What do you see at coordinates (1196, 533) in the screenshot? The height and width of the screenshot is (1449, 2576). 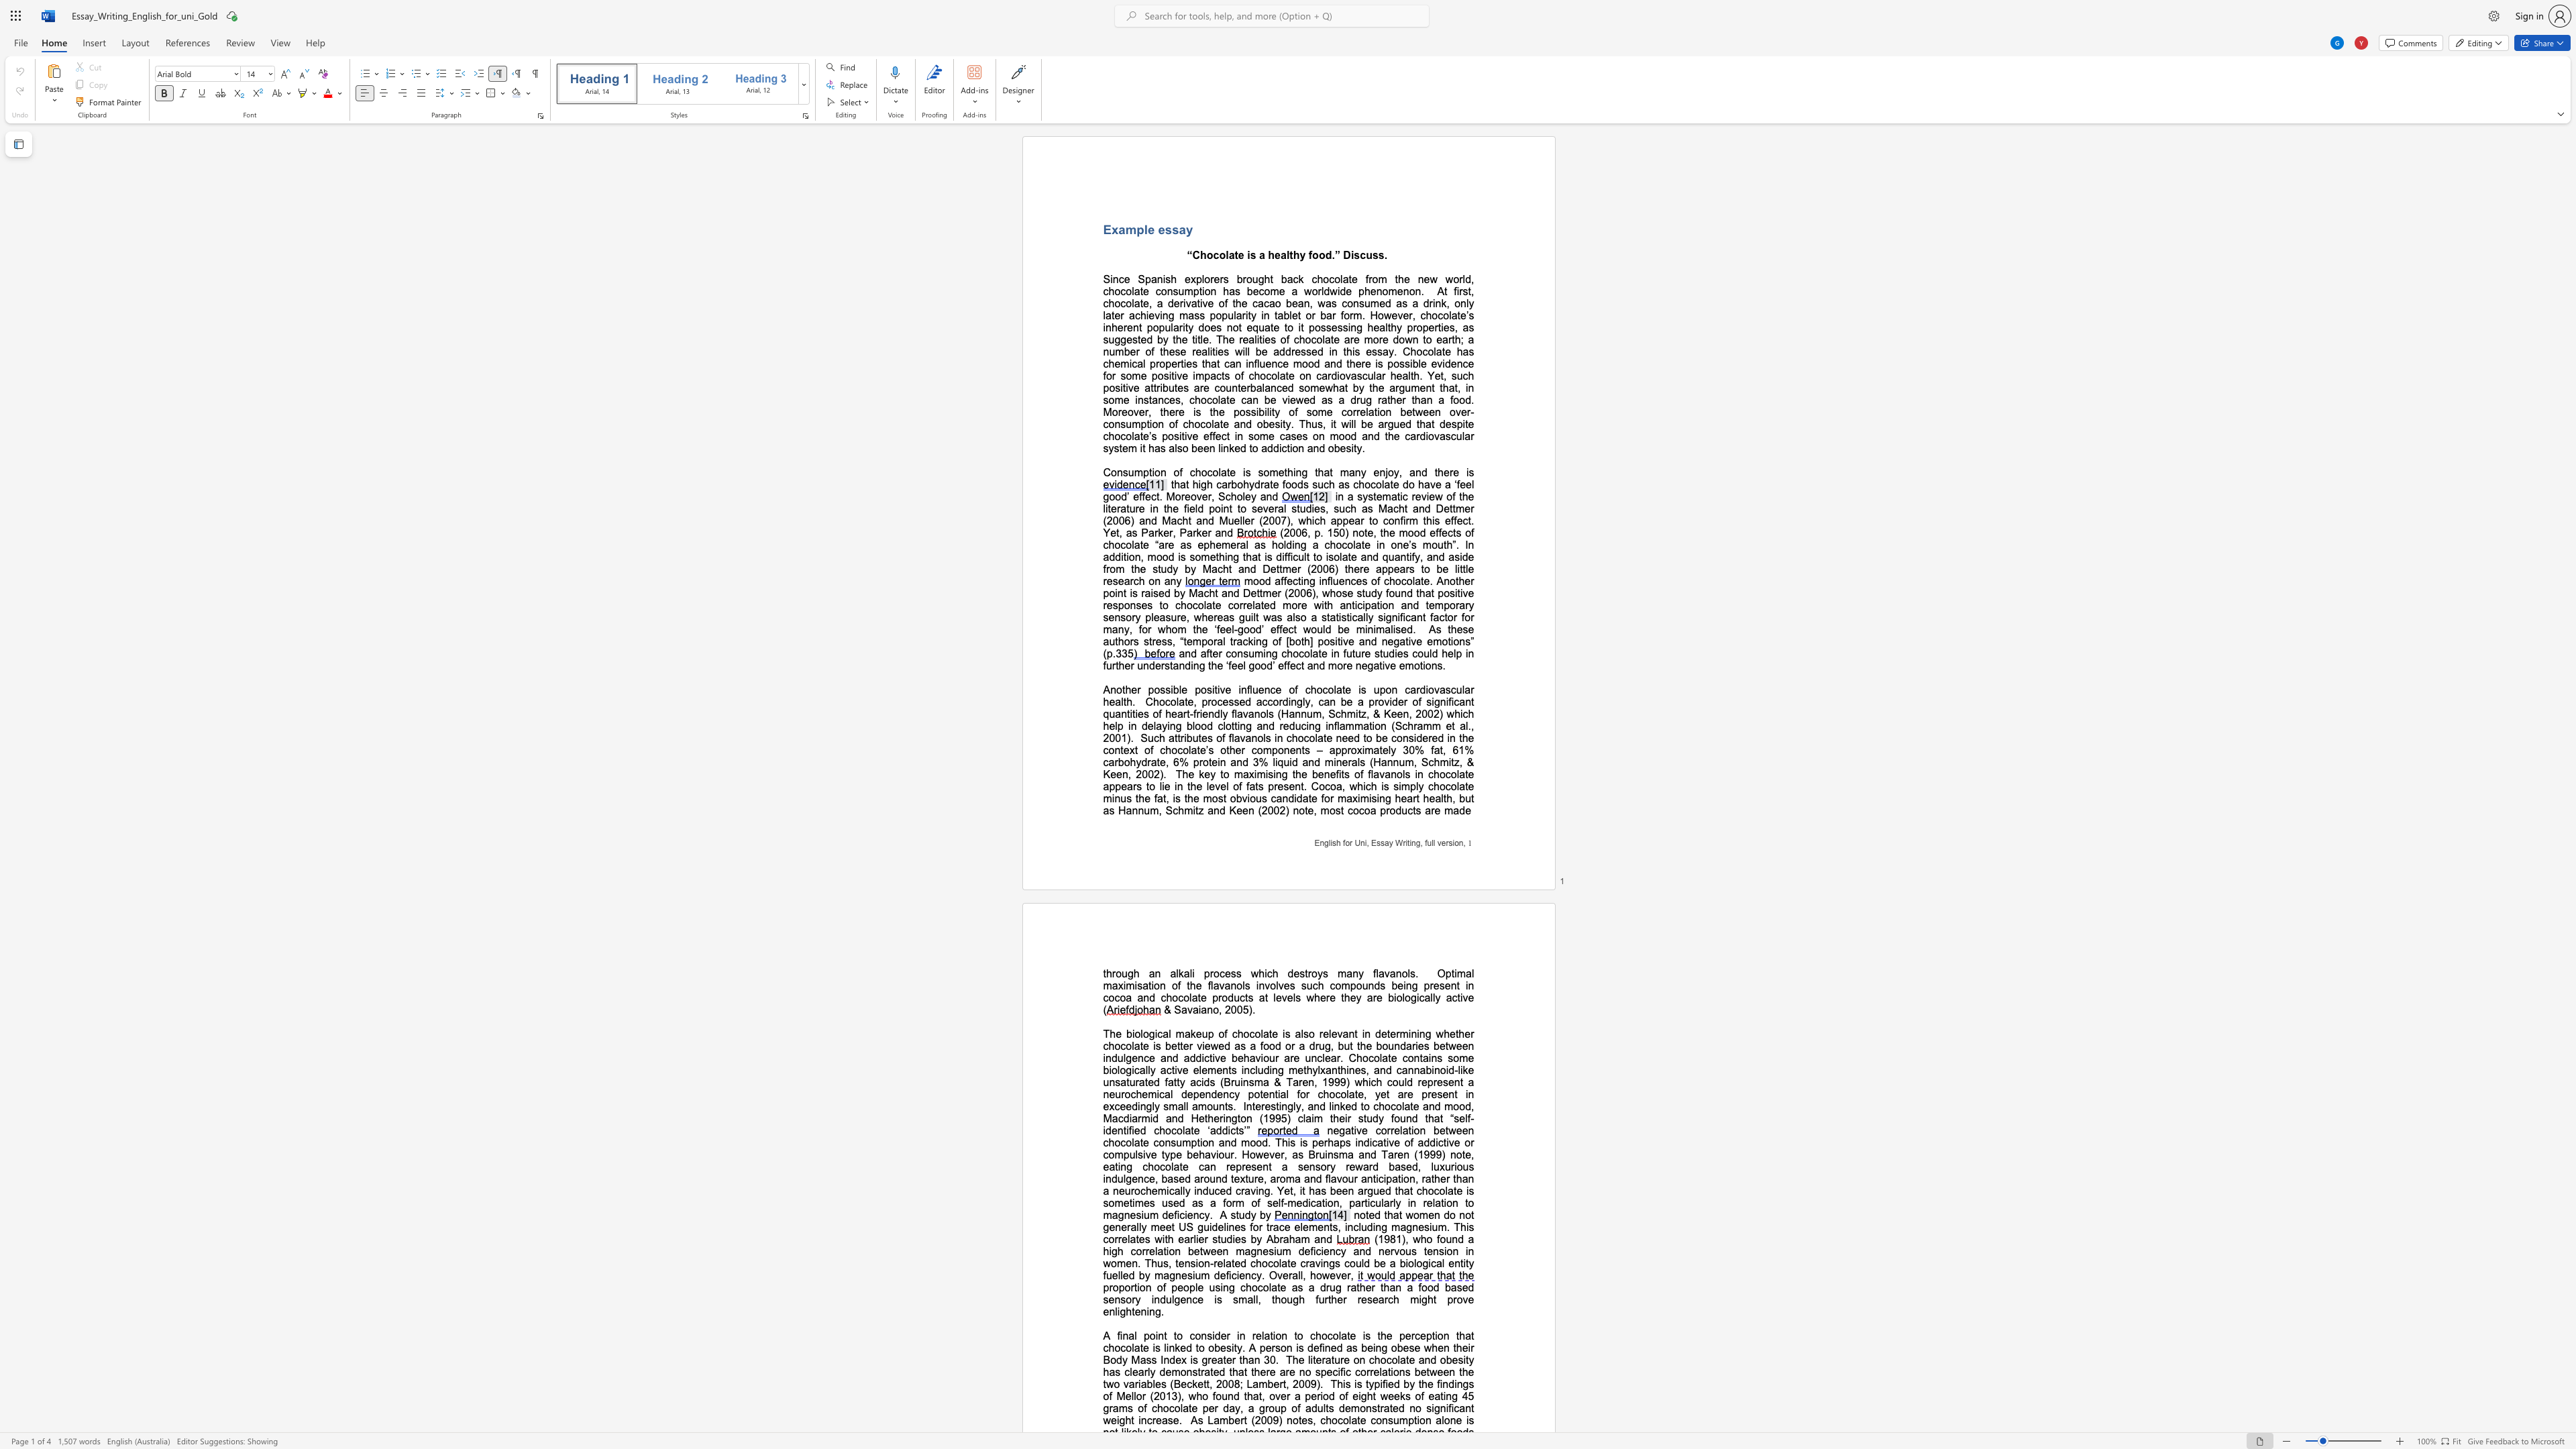 I see `the subset text "ke" within the text "this effect. Yet, as Parker, Parker and"` at bounding box center [1196, 533].